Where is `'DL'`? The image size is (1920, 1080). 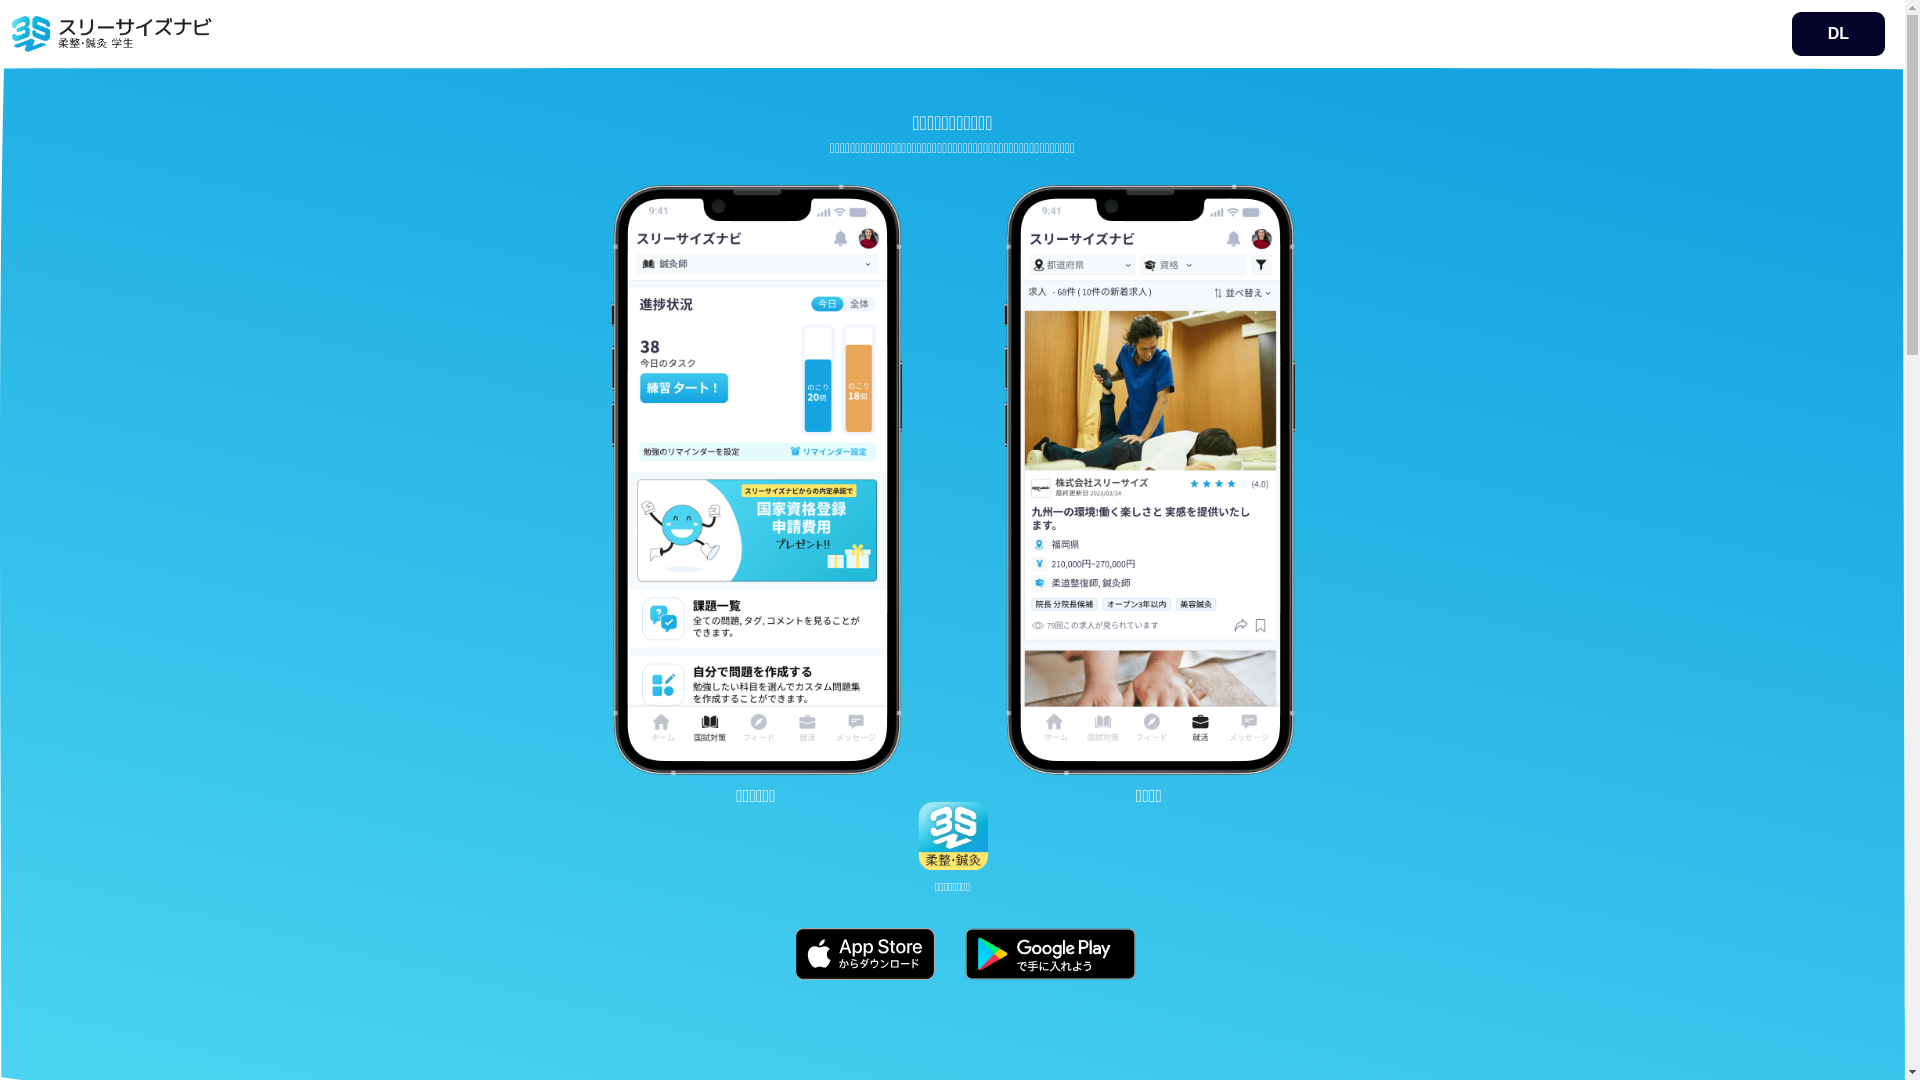
'DL' is located at coordinates (1838, 34).